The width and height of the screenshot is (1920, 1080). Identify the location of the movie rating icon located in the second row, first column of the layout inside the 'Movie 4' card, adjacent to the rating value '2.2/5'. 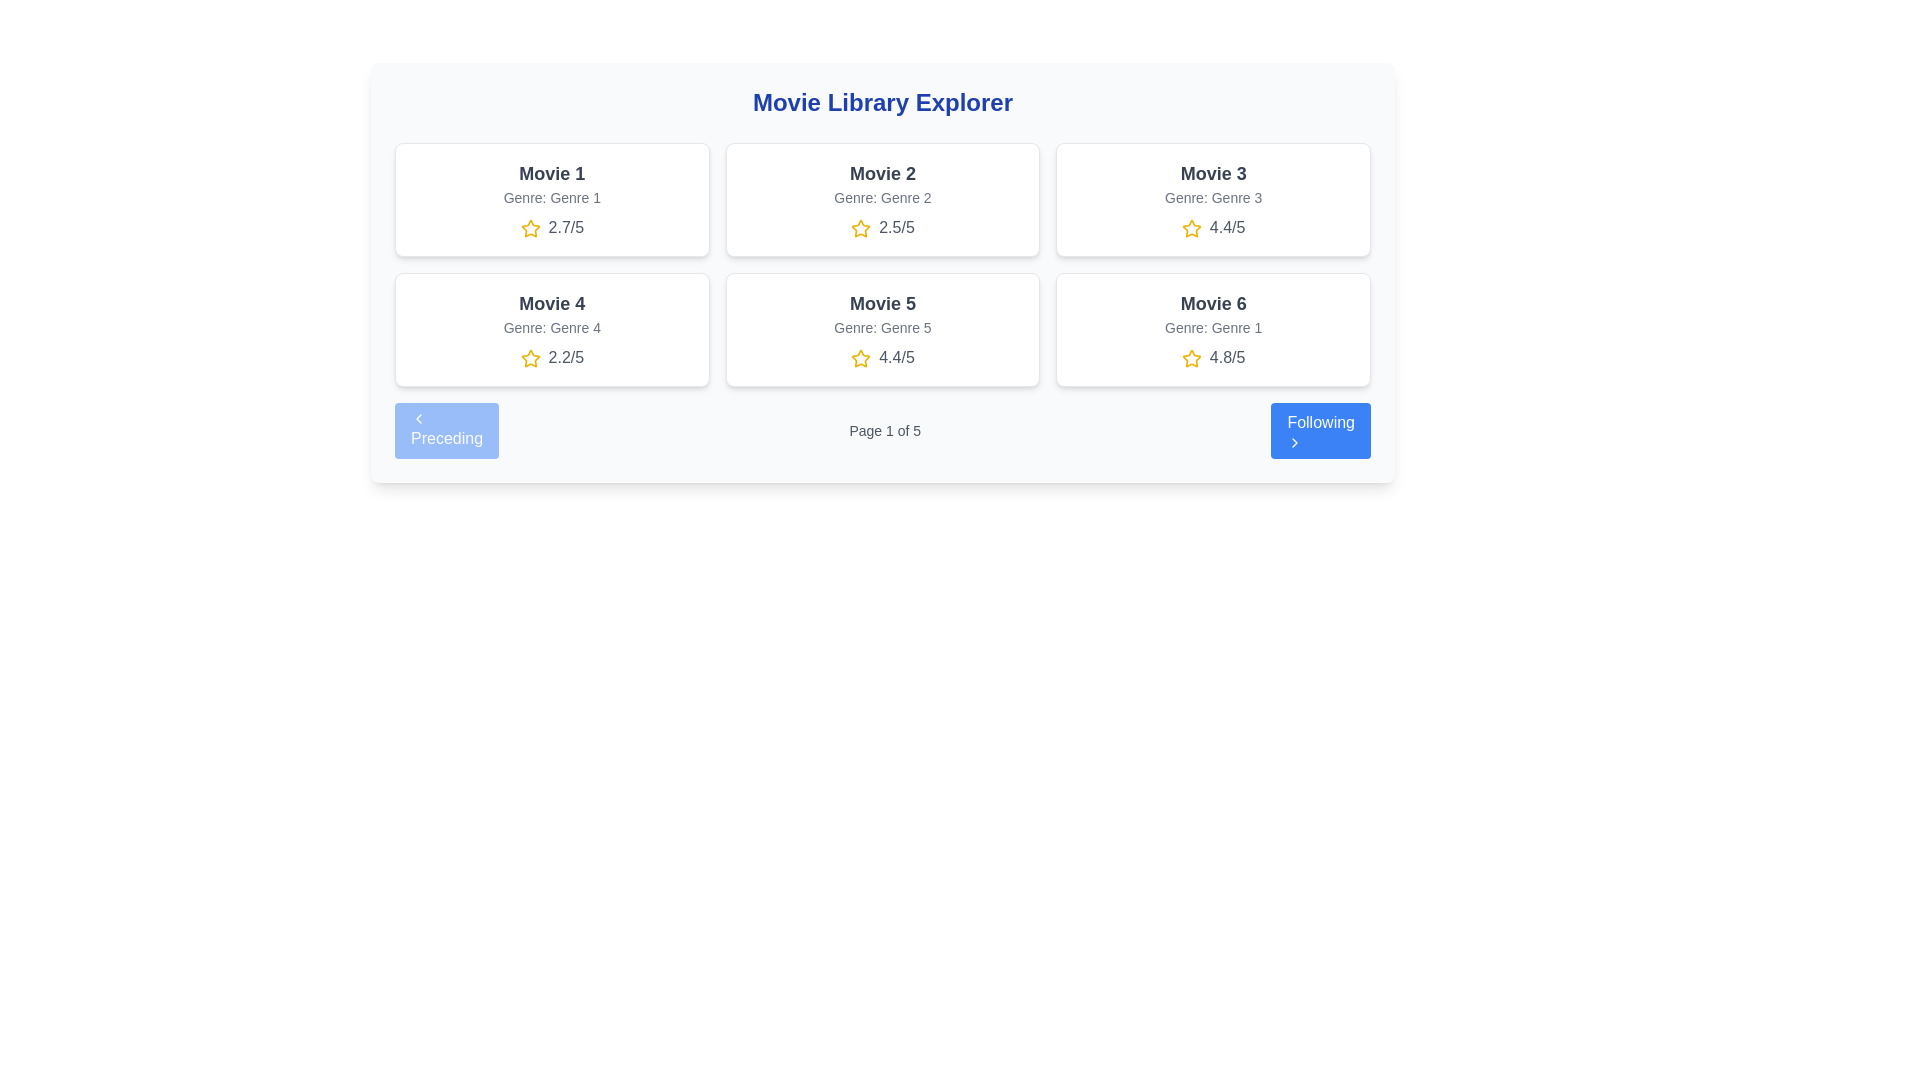
(530, 357).